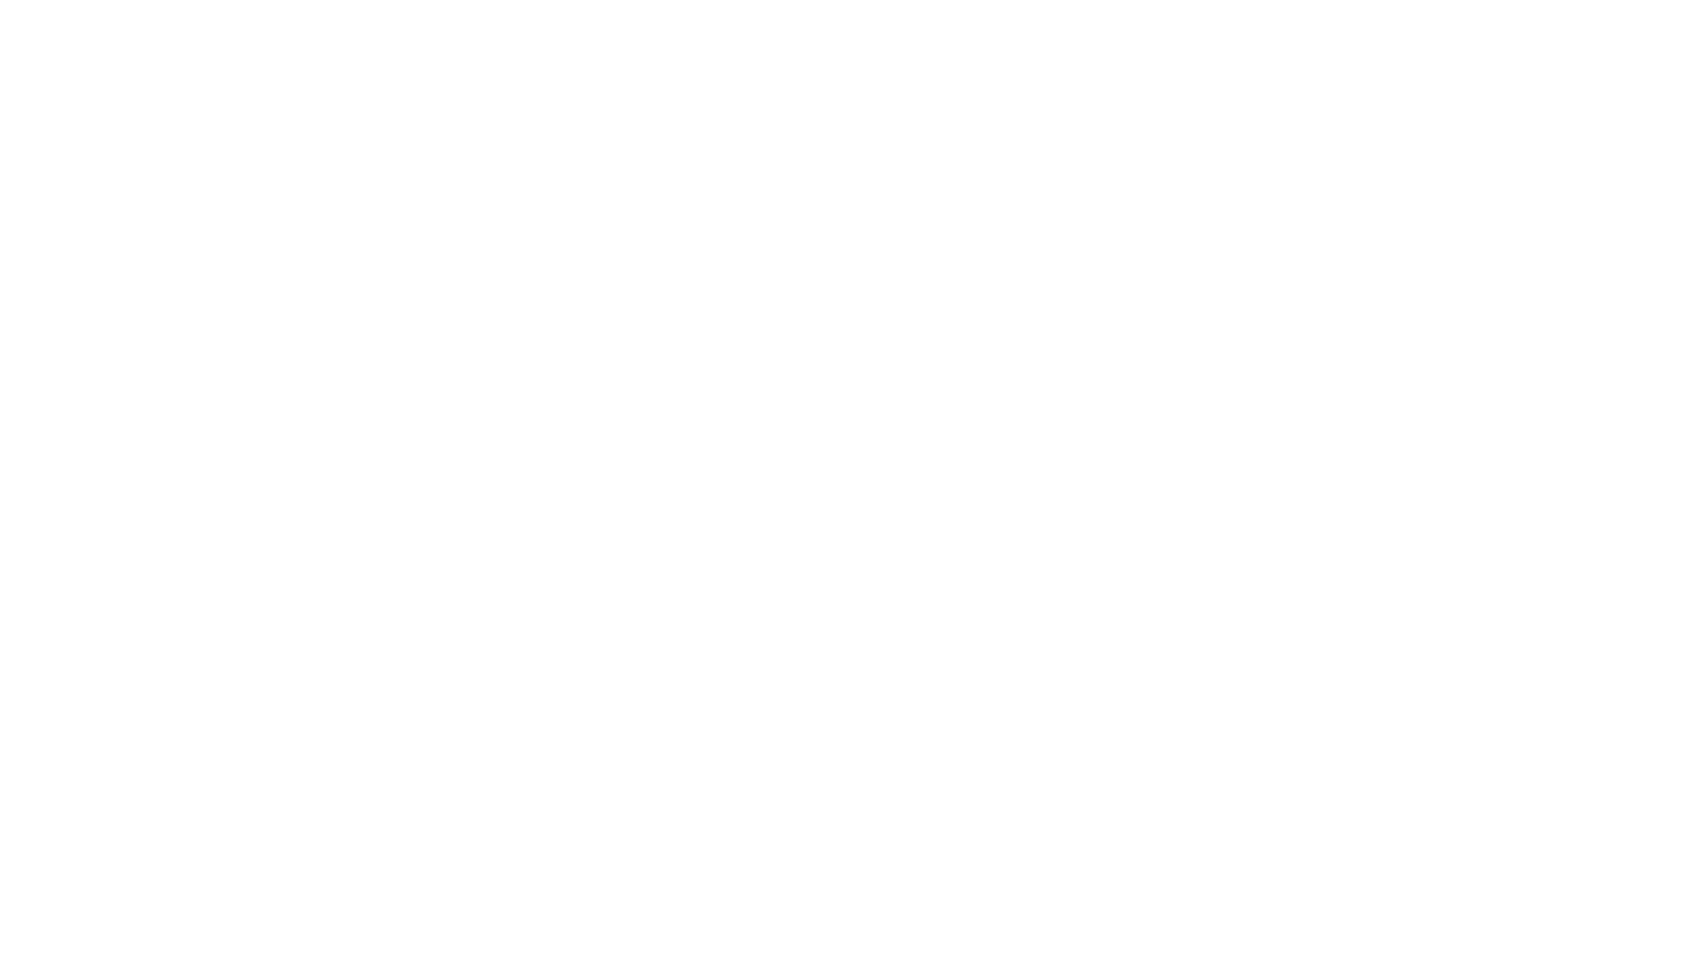 Image resolution: width=1704 pixels, height=975 pixels. What do you see at coordinates (681, 733) in the screenshot?
I see `'01933 222427'` at bounding box center [681, 733].